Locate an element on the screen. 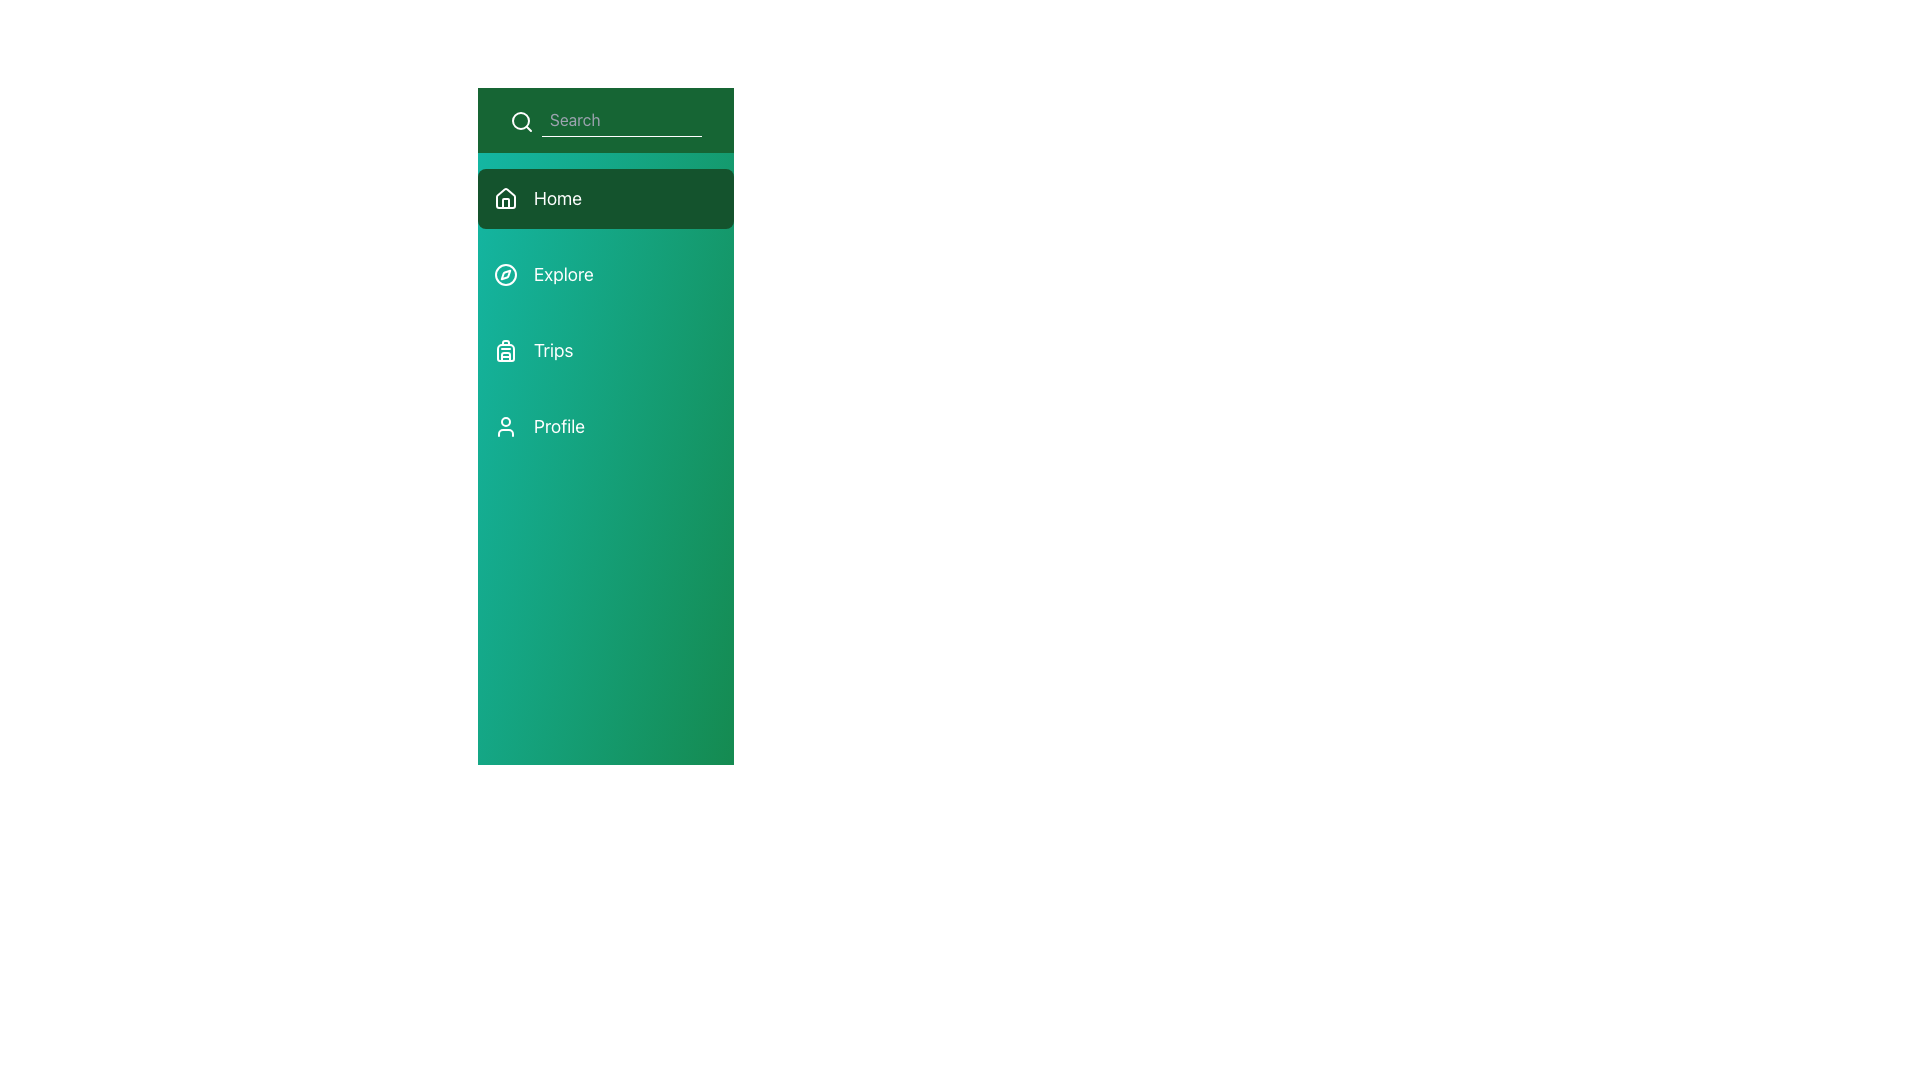 This screenshot has height=1080, width=1920. the user's profile SVG icon located at the far left of the 'Profile' menu item, which serves as an indicator for the user's account or profile section is located at coordinates (505, 426).